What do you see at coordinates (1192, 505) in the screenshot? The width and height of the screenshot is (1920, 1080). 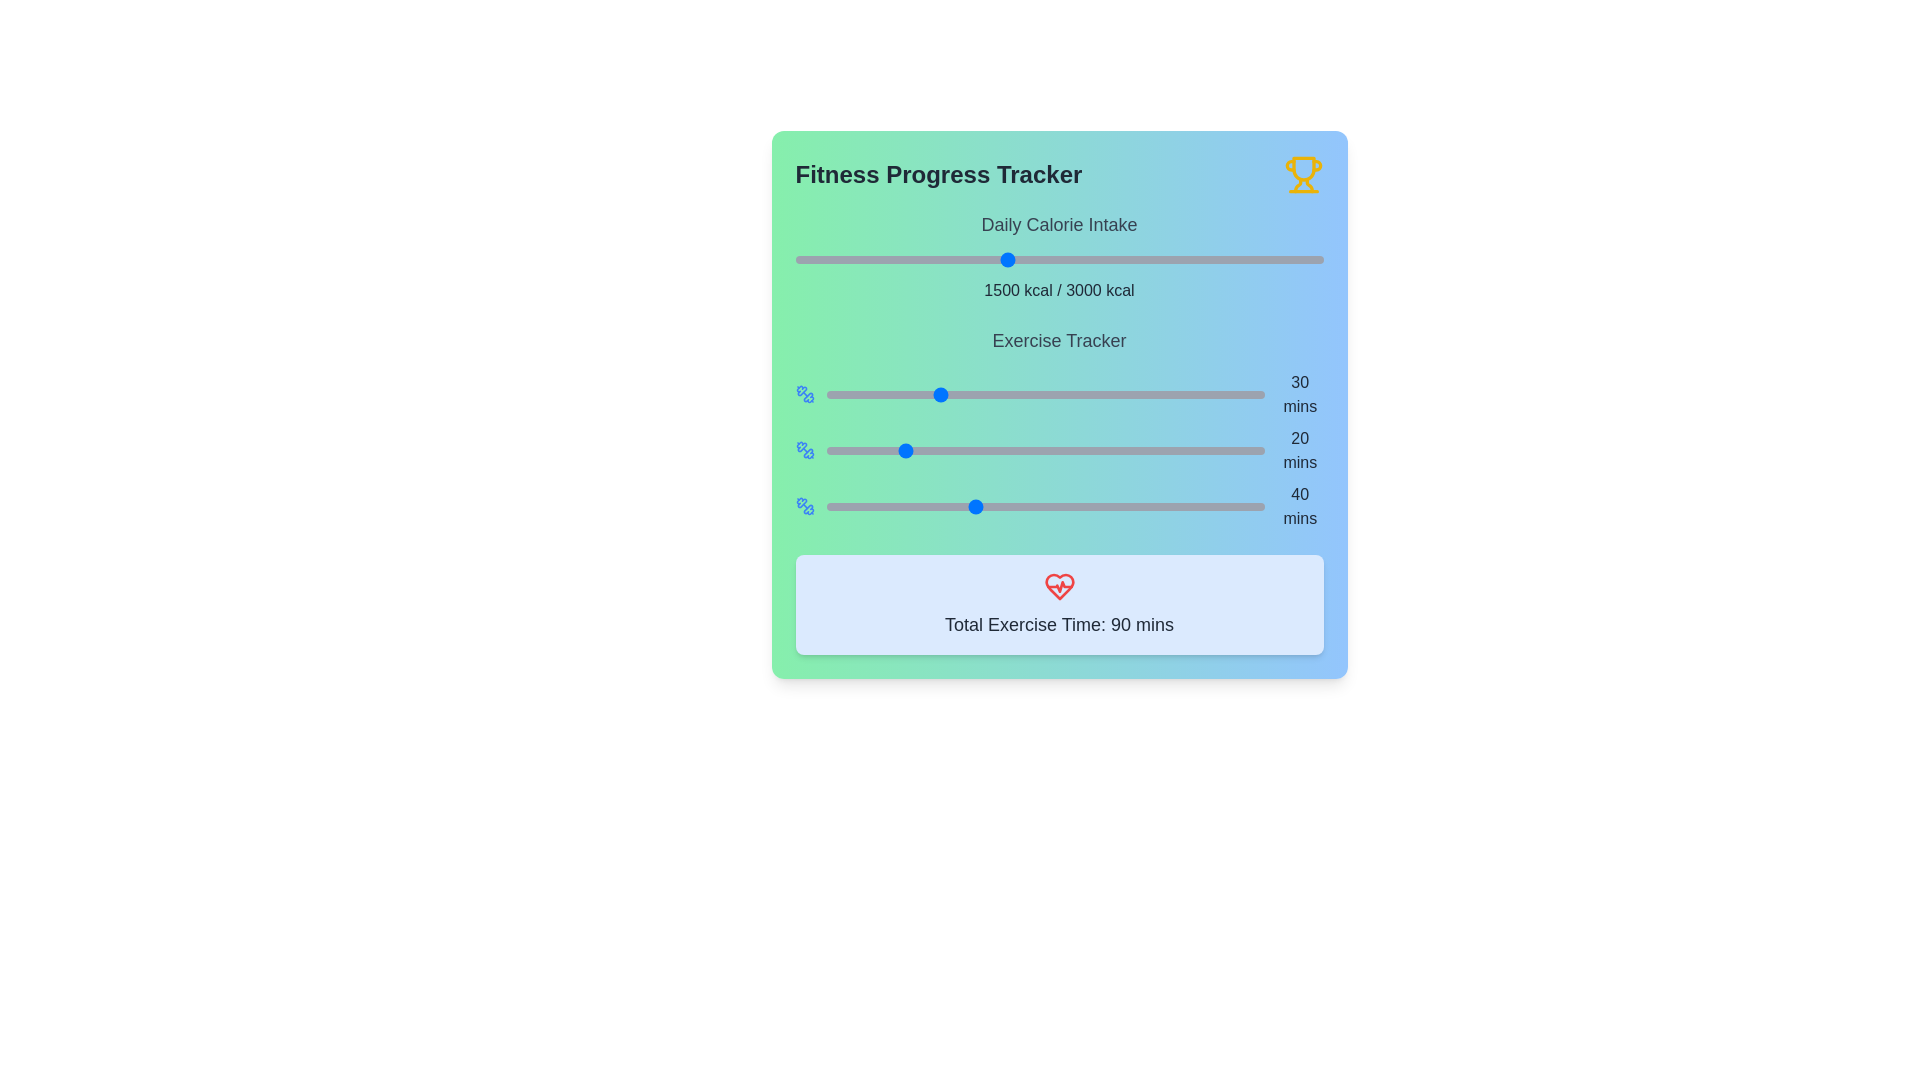 I see `the exercise time` at bounding box center [1192, 505].